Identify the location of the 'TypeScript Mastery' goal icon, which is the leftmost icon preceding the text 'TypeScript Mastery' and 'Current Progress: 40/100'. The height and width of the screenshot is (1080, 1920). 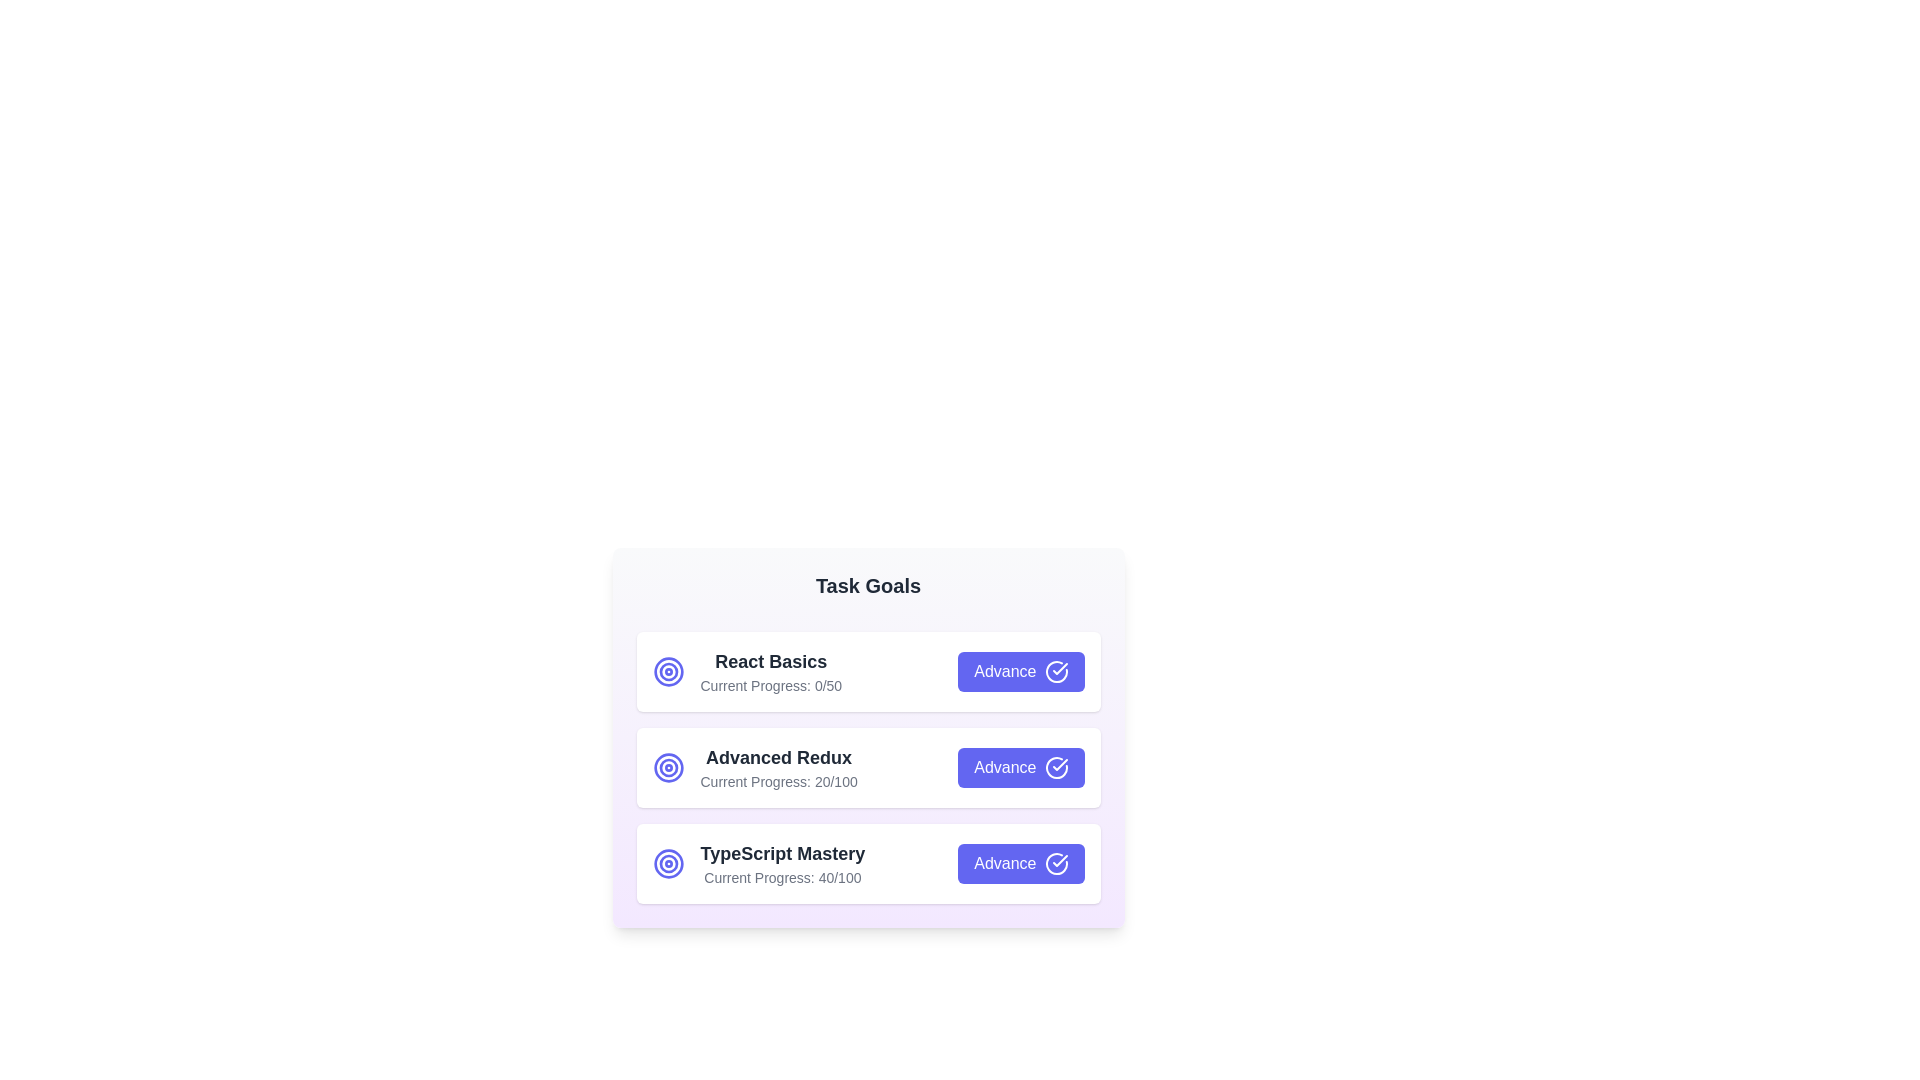
(668, 863).